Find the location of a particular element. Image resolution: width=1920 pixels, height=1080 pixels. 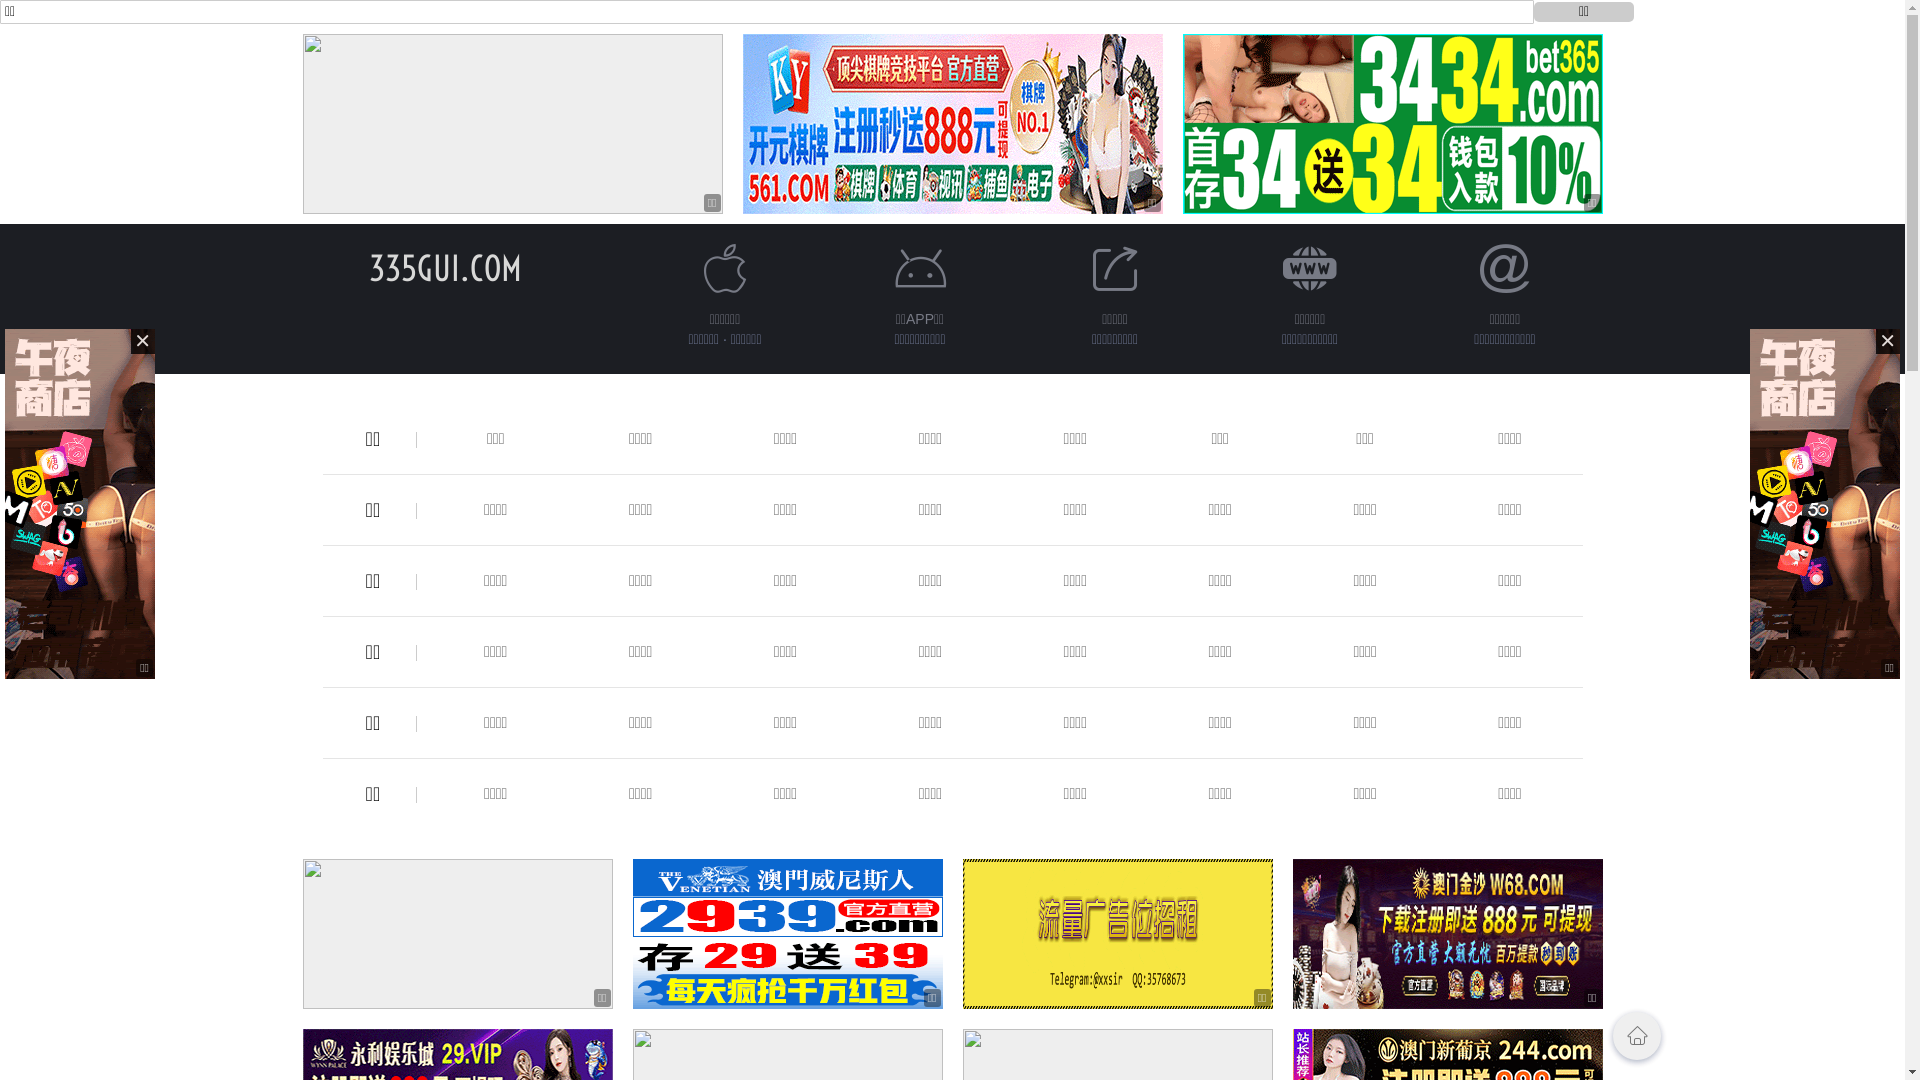

'335GUI.COM' is located at coordinates (369, 267).